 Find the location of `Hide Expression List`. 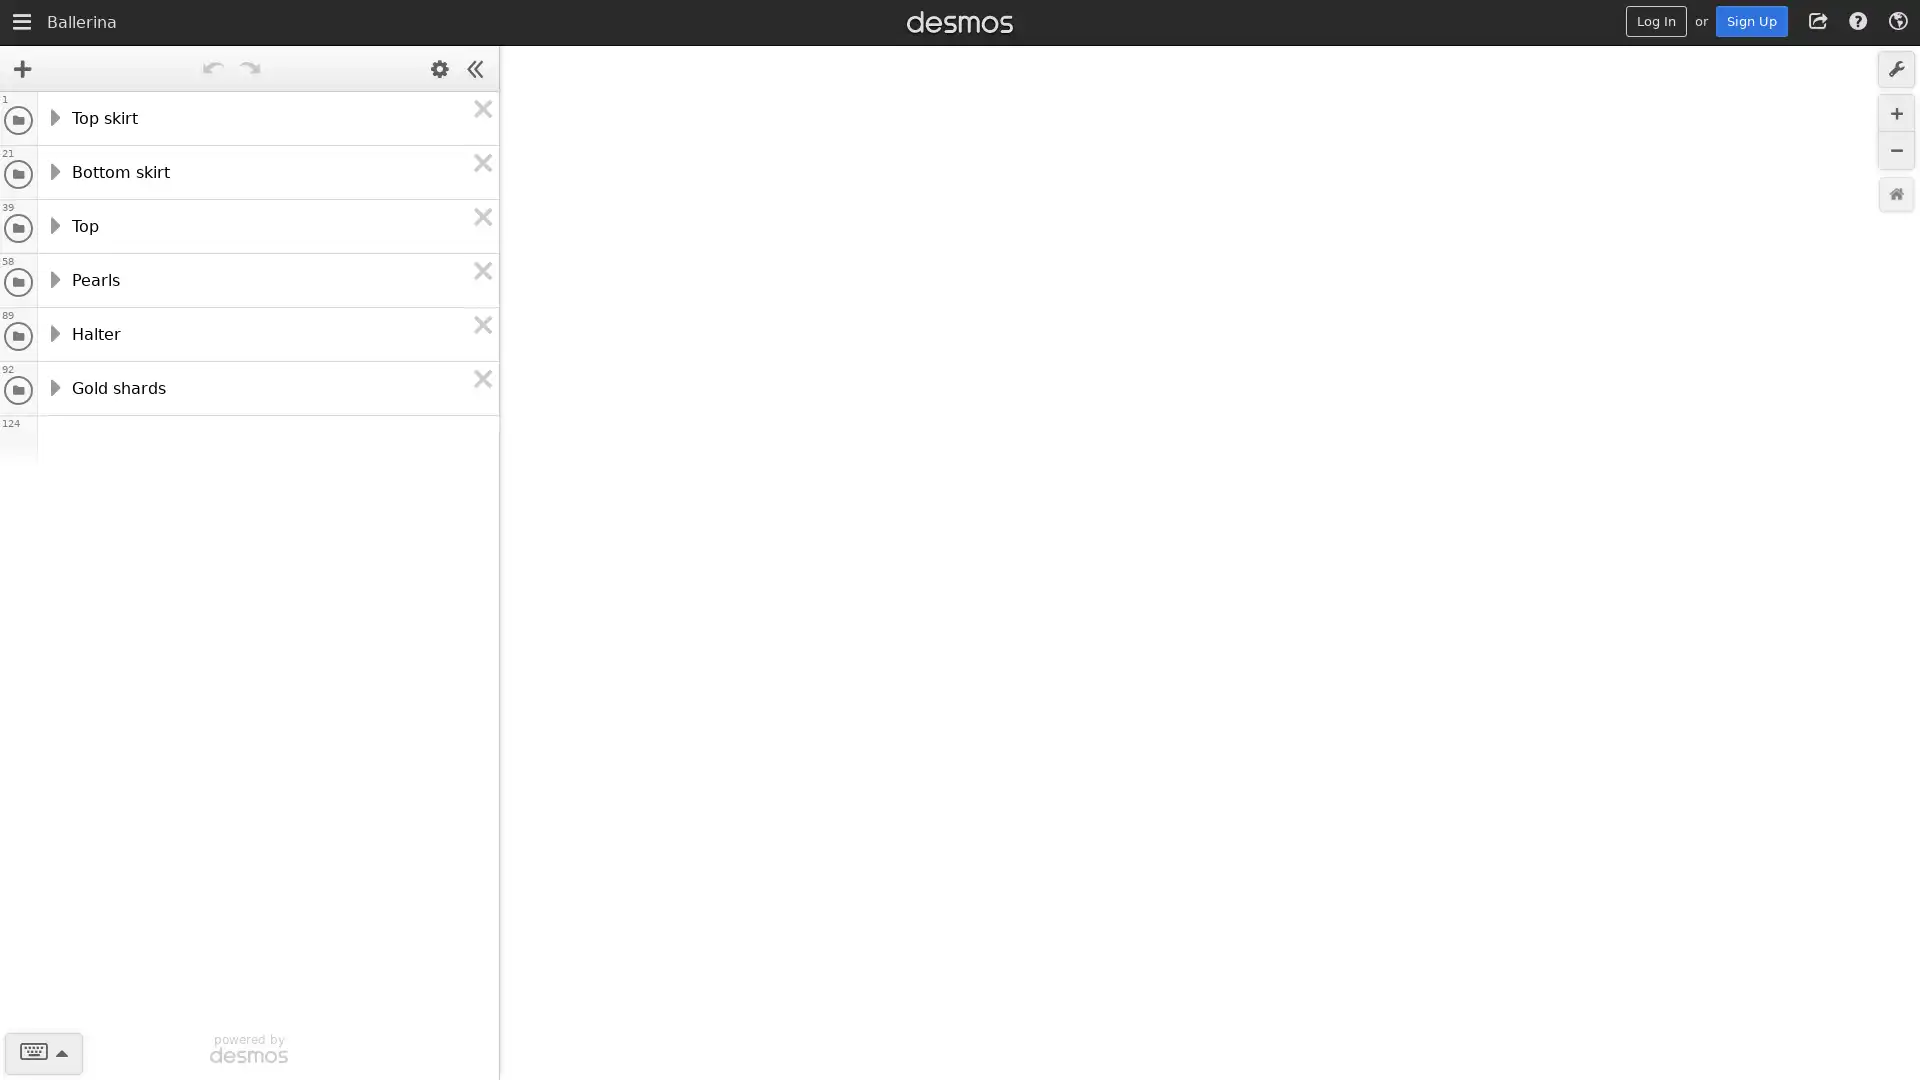

Hide Expression List is located at coordinates (474, 68).